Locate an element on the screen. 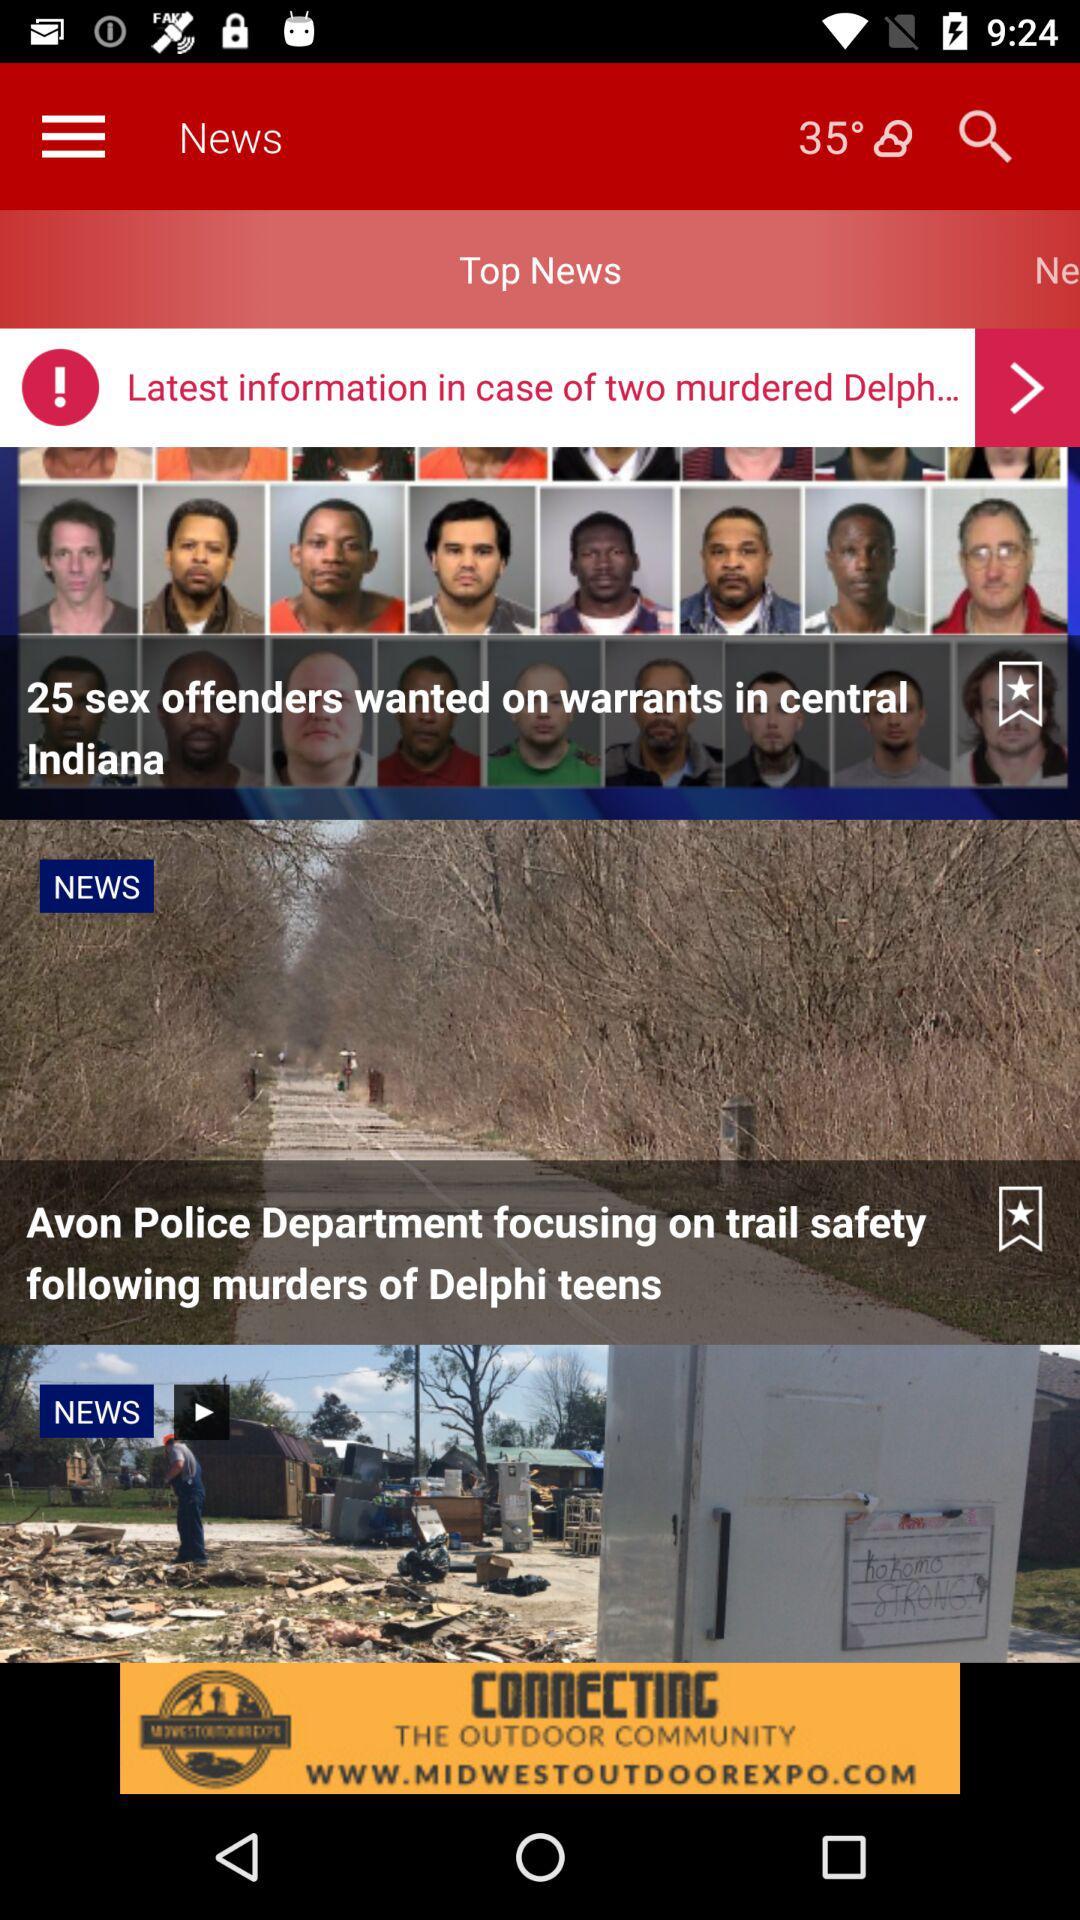  advertisement website is located at coordinates (540, 1727).